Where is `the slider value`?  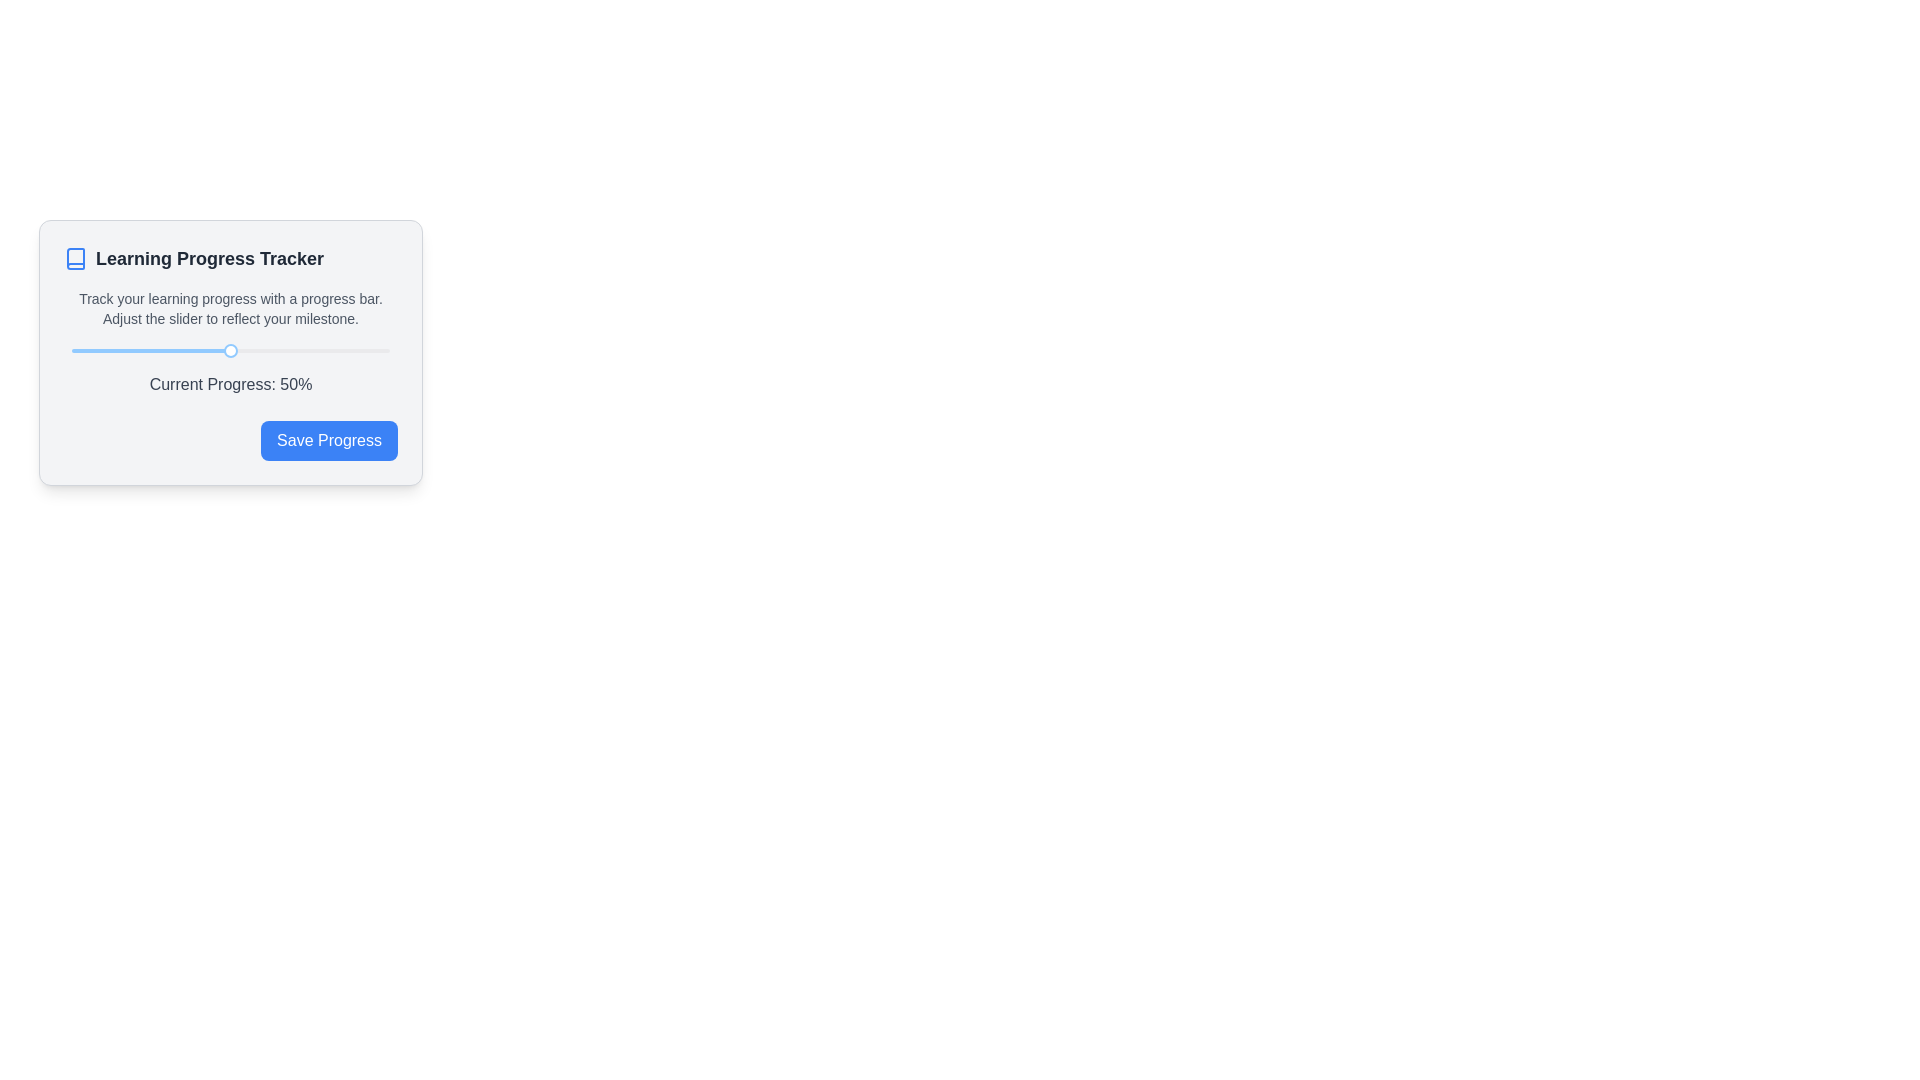 the slider value is located at coordinates (99, 350).